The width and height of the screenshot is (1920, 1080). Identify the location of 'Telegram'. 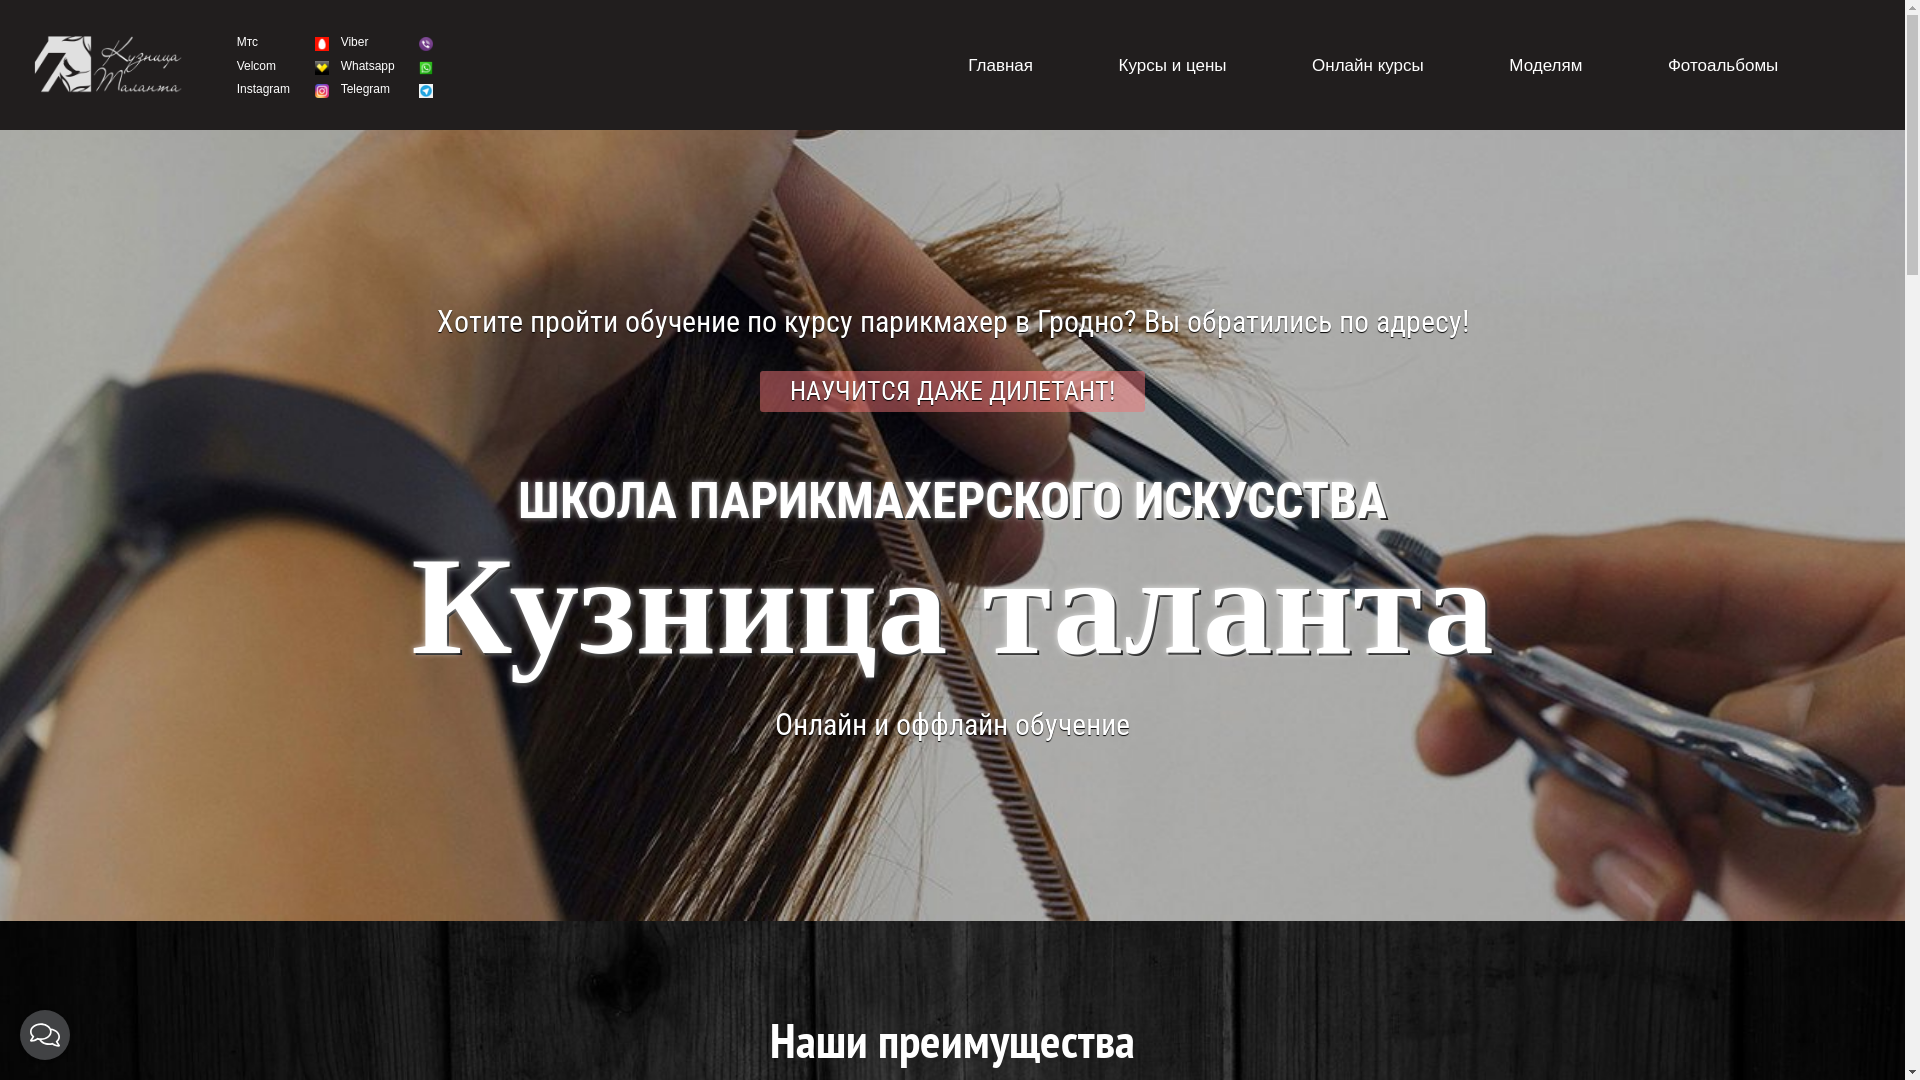
(365, 87).